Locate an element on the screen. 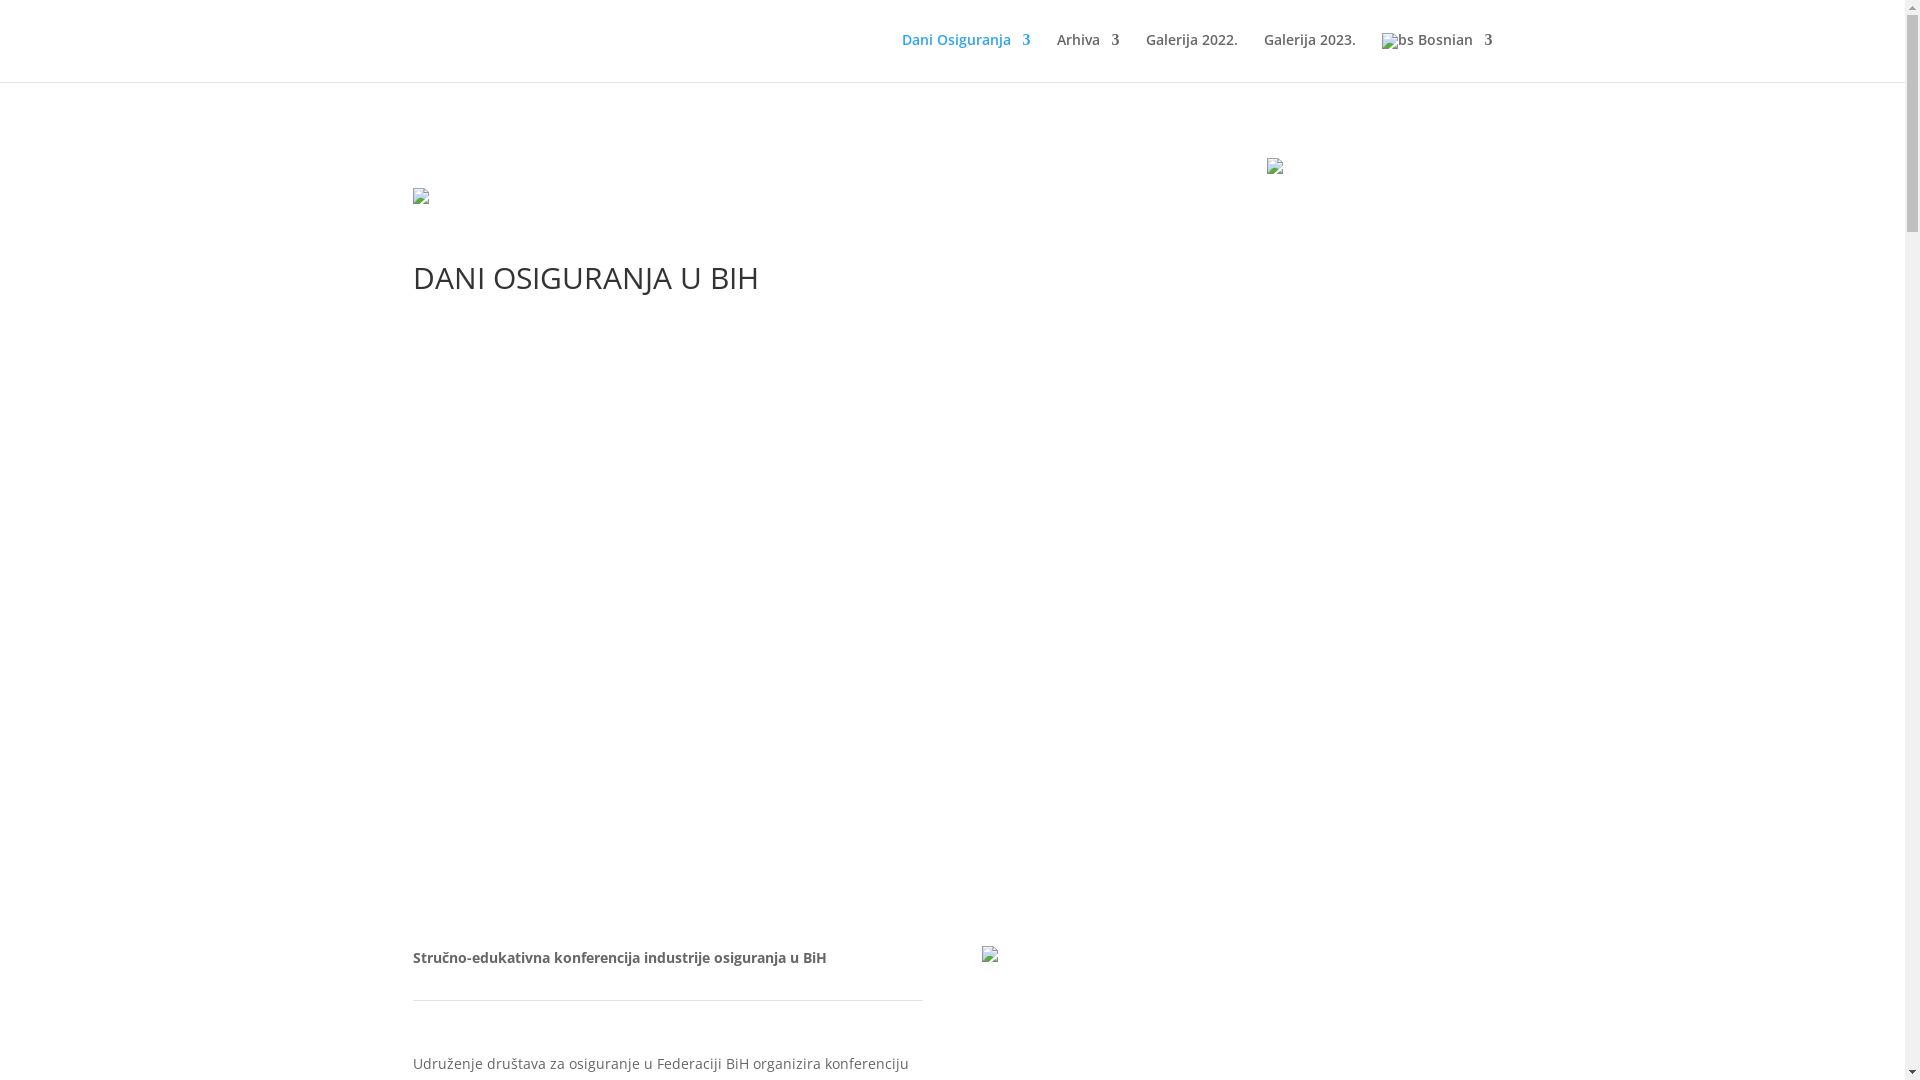  'Galerija 2022.' is located at coordinates (1191, 55).